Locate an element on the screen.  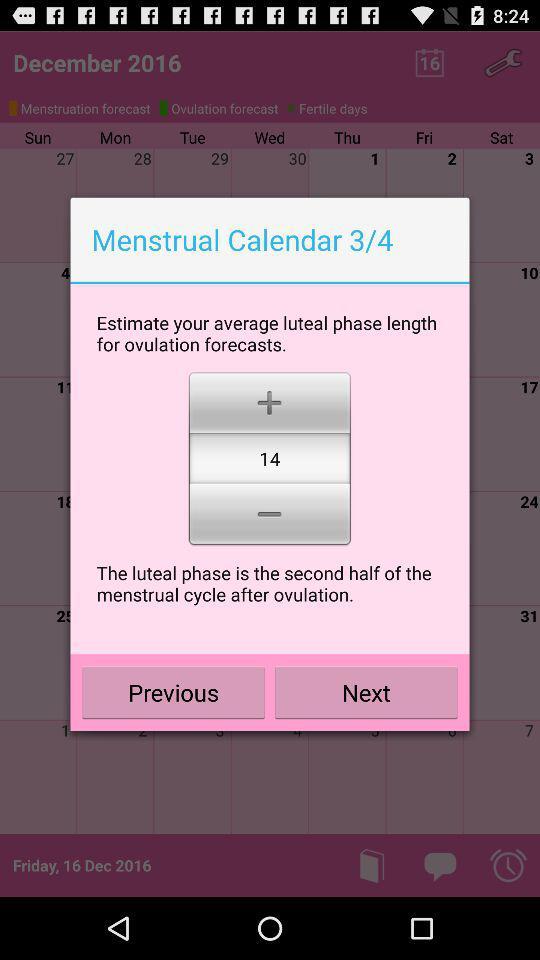
the previous icon is located at coordinates (173, 692).